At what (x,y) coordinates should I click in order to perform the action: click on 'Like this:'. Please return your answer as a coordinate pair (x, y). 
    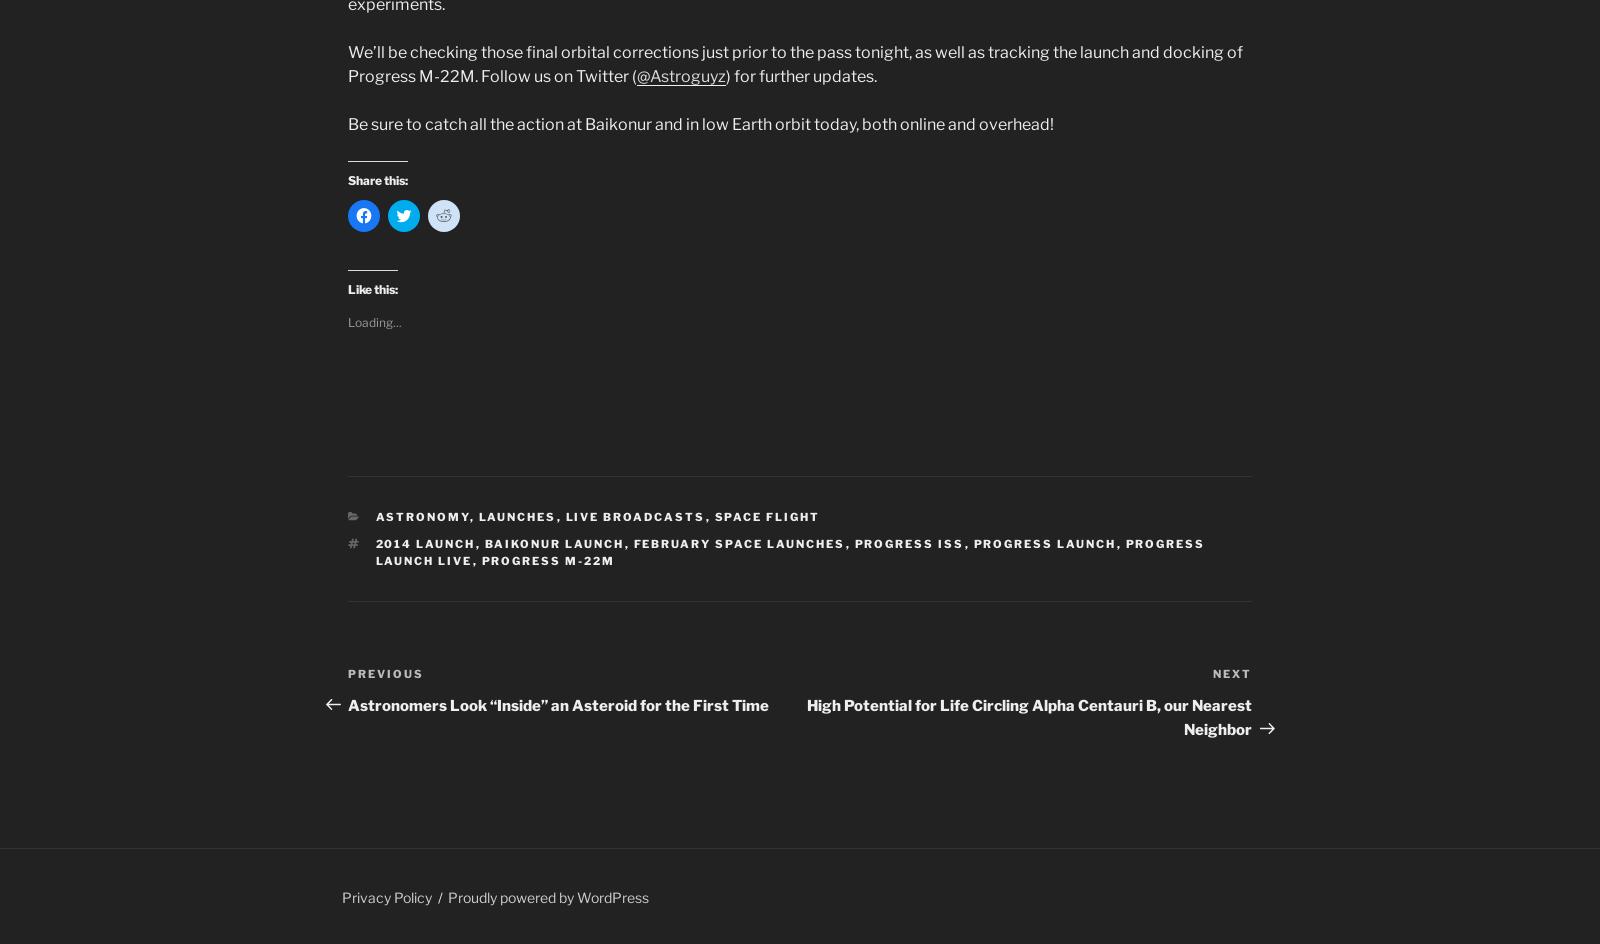
    Looking at the image, I should click on (372, 289).